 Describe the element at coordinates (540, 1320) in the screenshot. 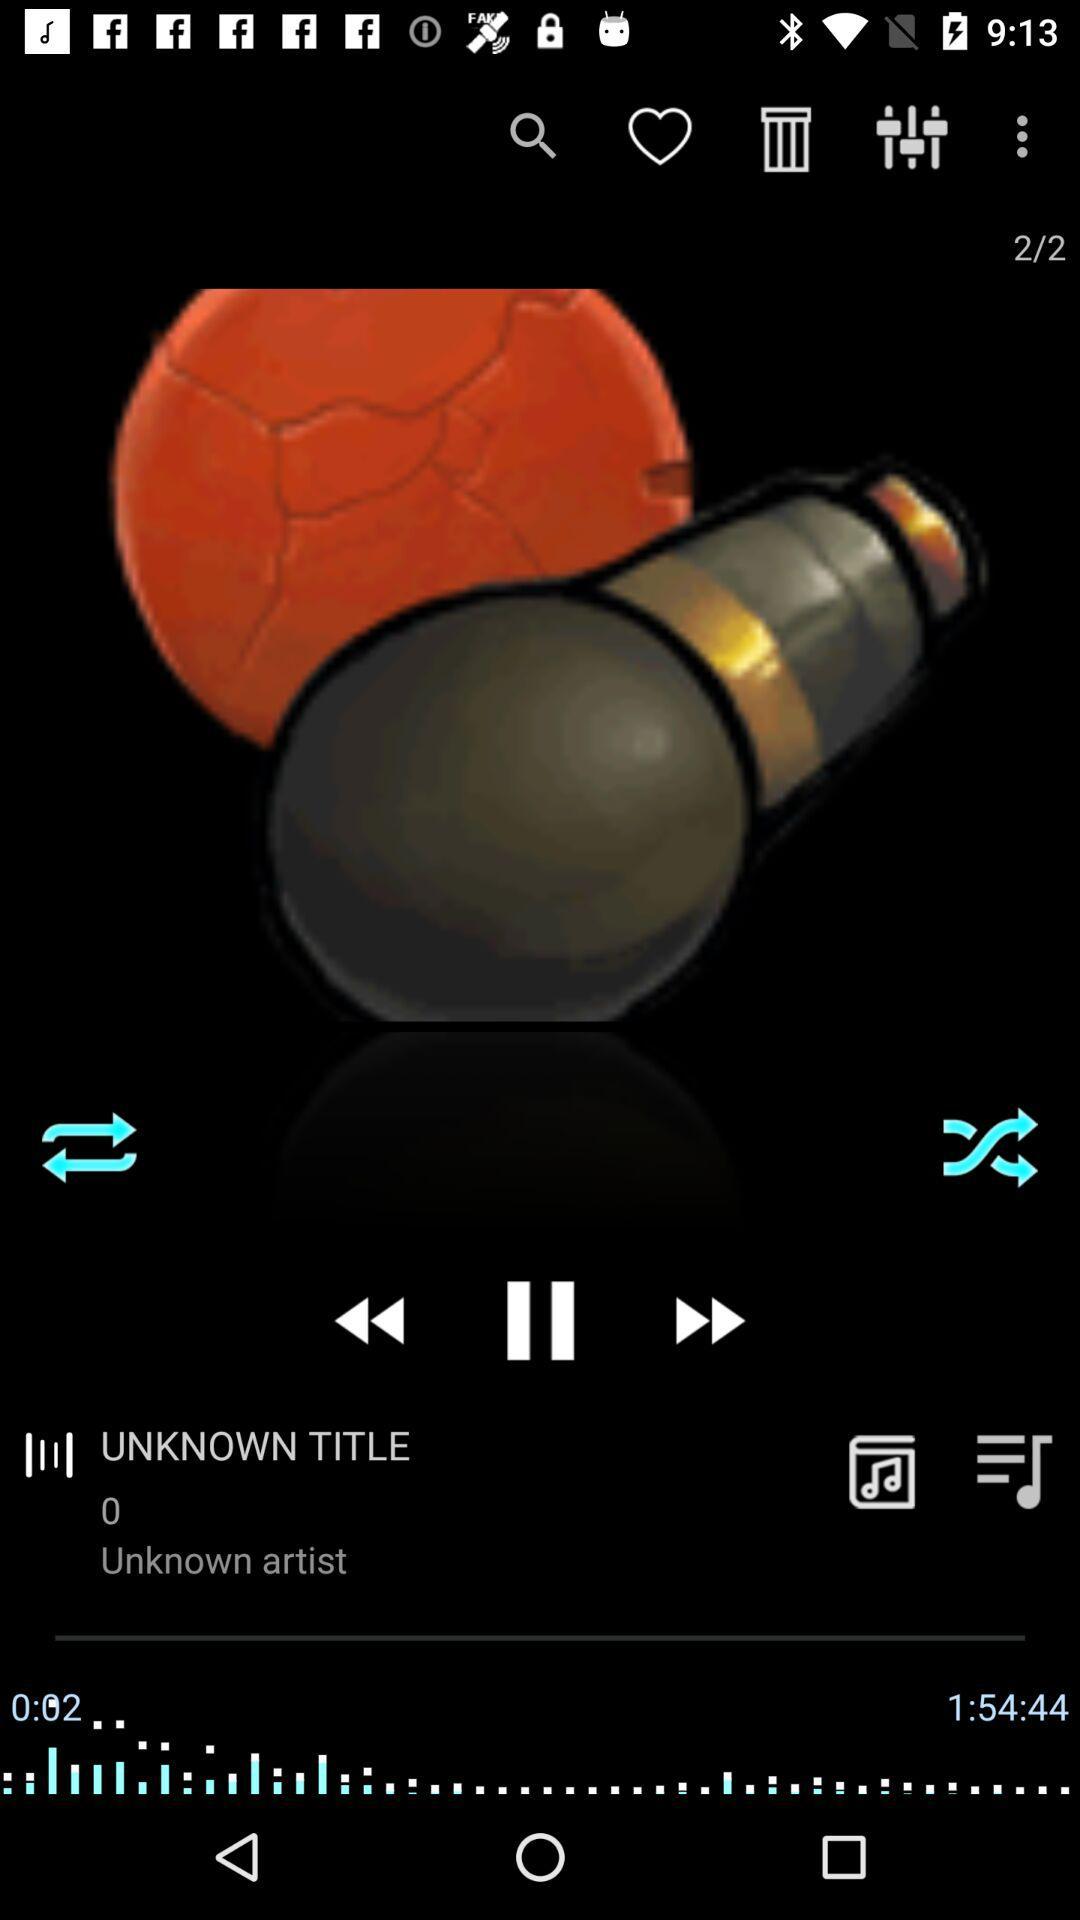

I see `pause audio` at that location.